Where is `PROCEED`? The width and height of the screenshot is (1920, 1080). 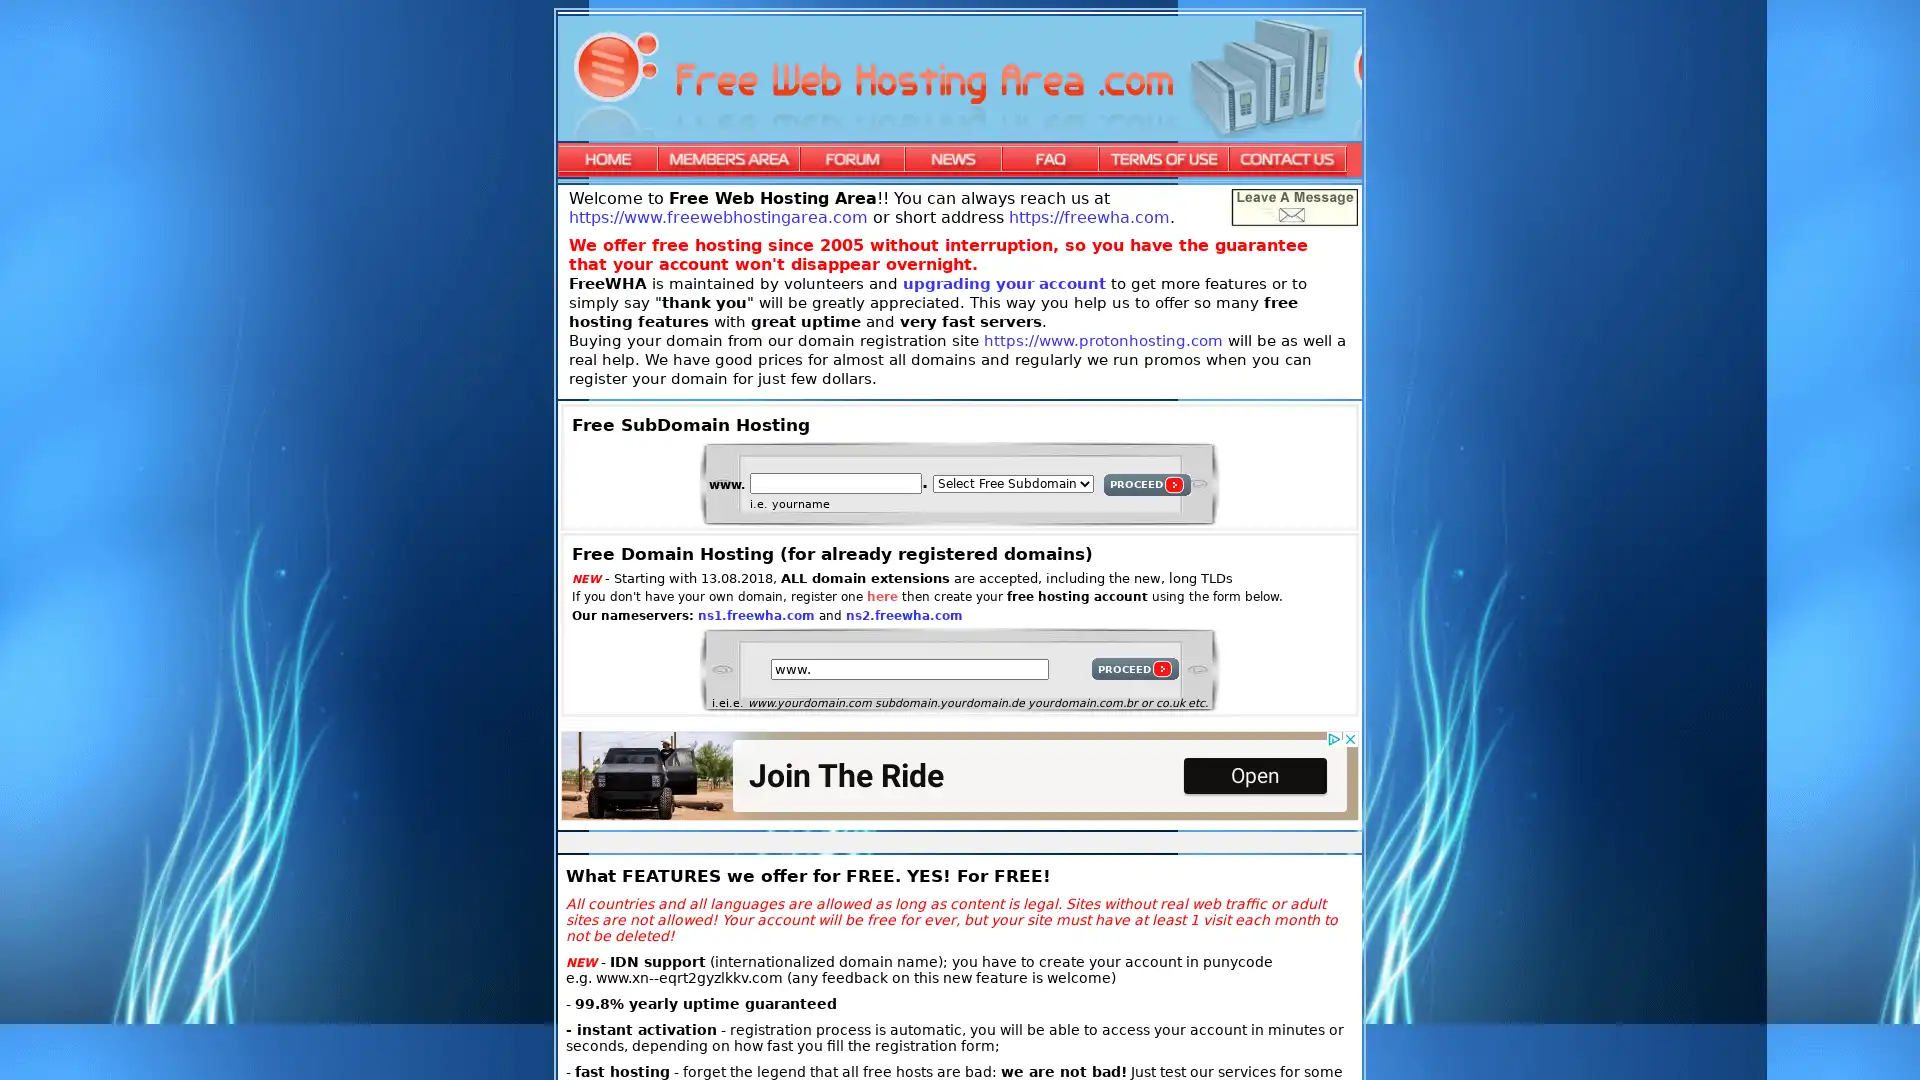
PROCEED is located at coordinates (1147, 483).